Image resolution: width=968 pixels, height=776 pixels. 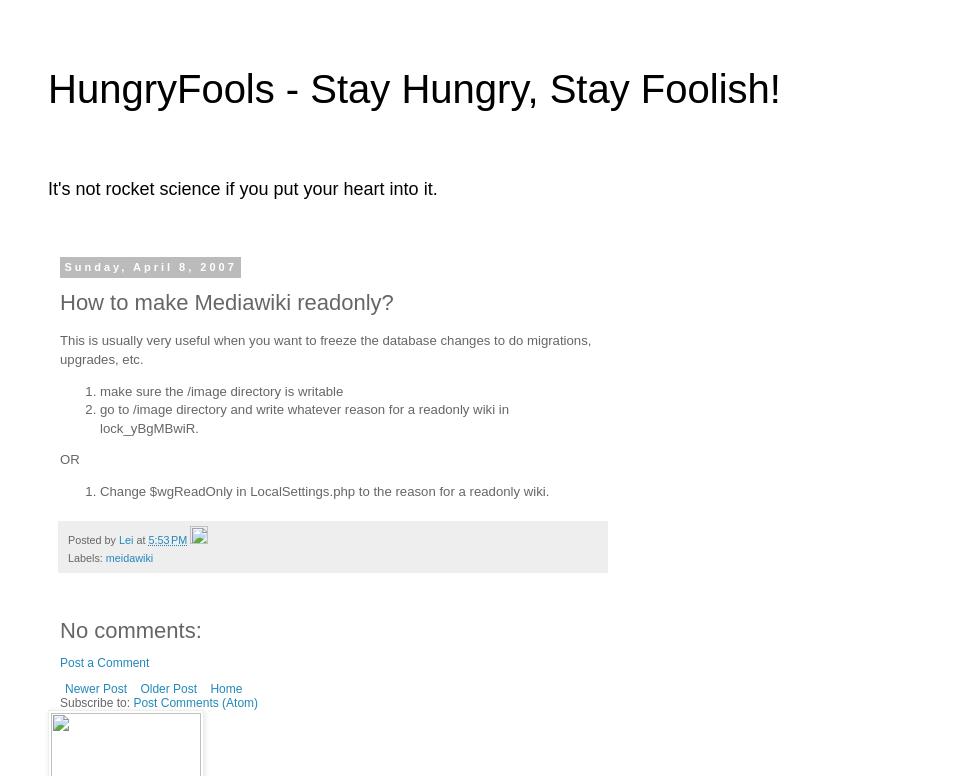 What do you see at coordinates (167, 539) in the screenshot?
I see `'5:53 PM'` at bounding box center [167, 539].